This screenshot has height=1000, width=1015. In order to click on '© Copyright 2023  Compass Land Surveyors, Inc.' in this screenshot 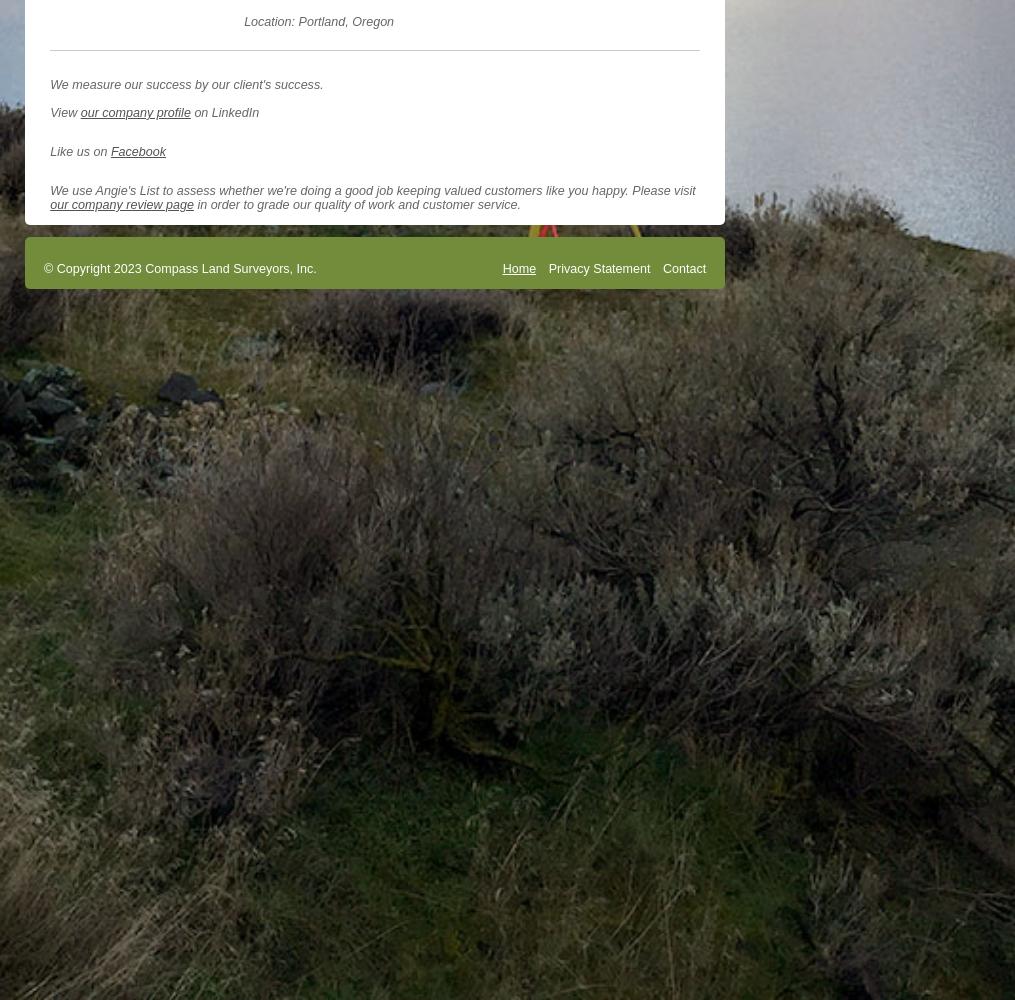, I will do `click(178, 269)`.